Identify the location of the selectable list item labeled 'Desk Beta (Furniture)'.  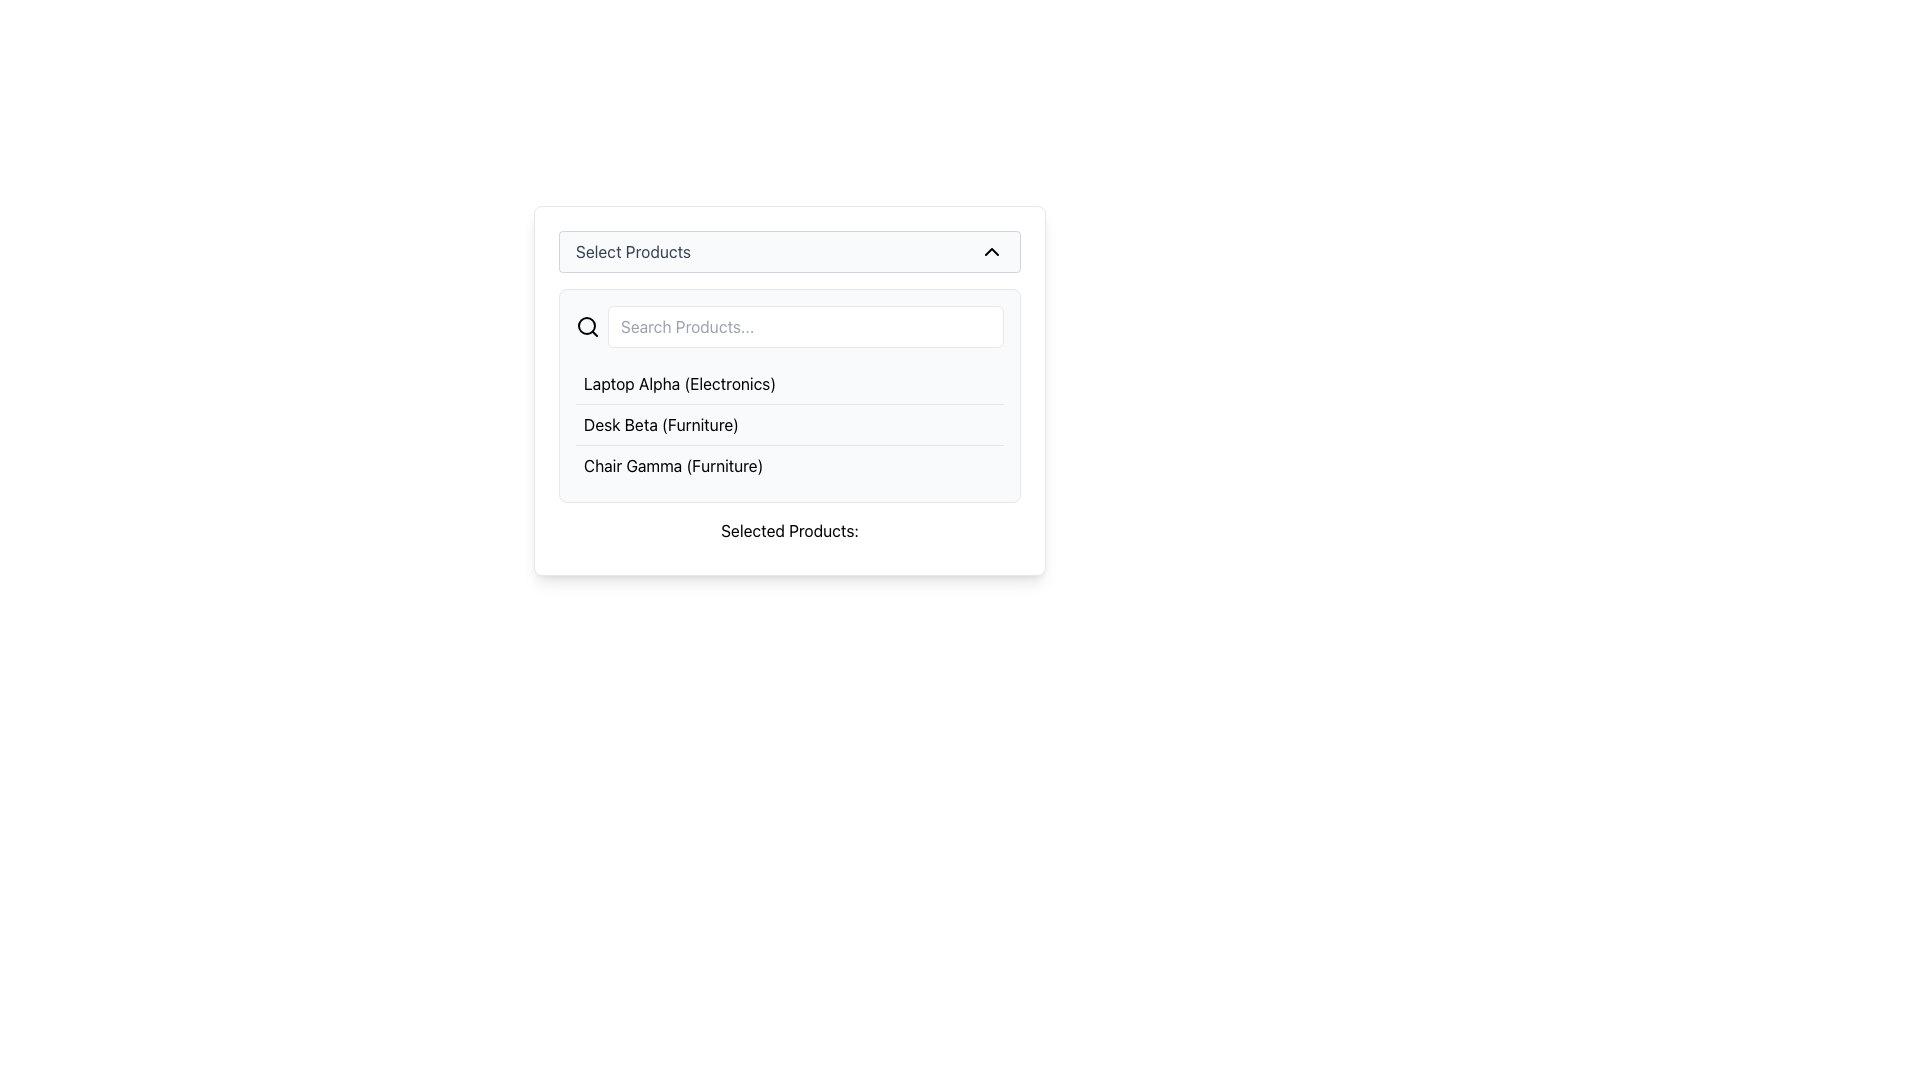
(789, 423).